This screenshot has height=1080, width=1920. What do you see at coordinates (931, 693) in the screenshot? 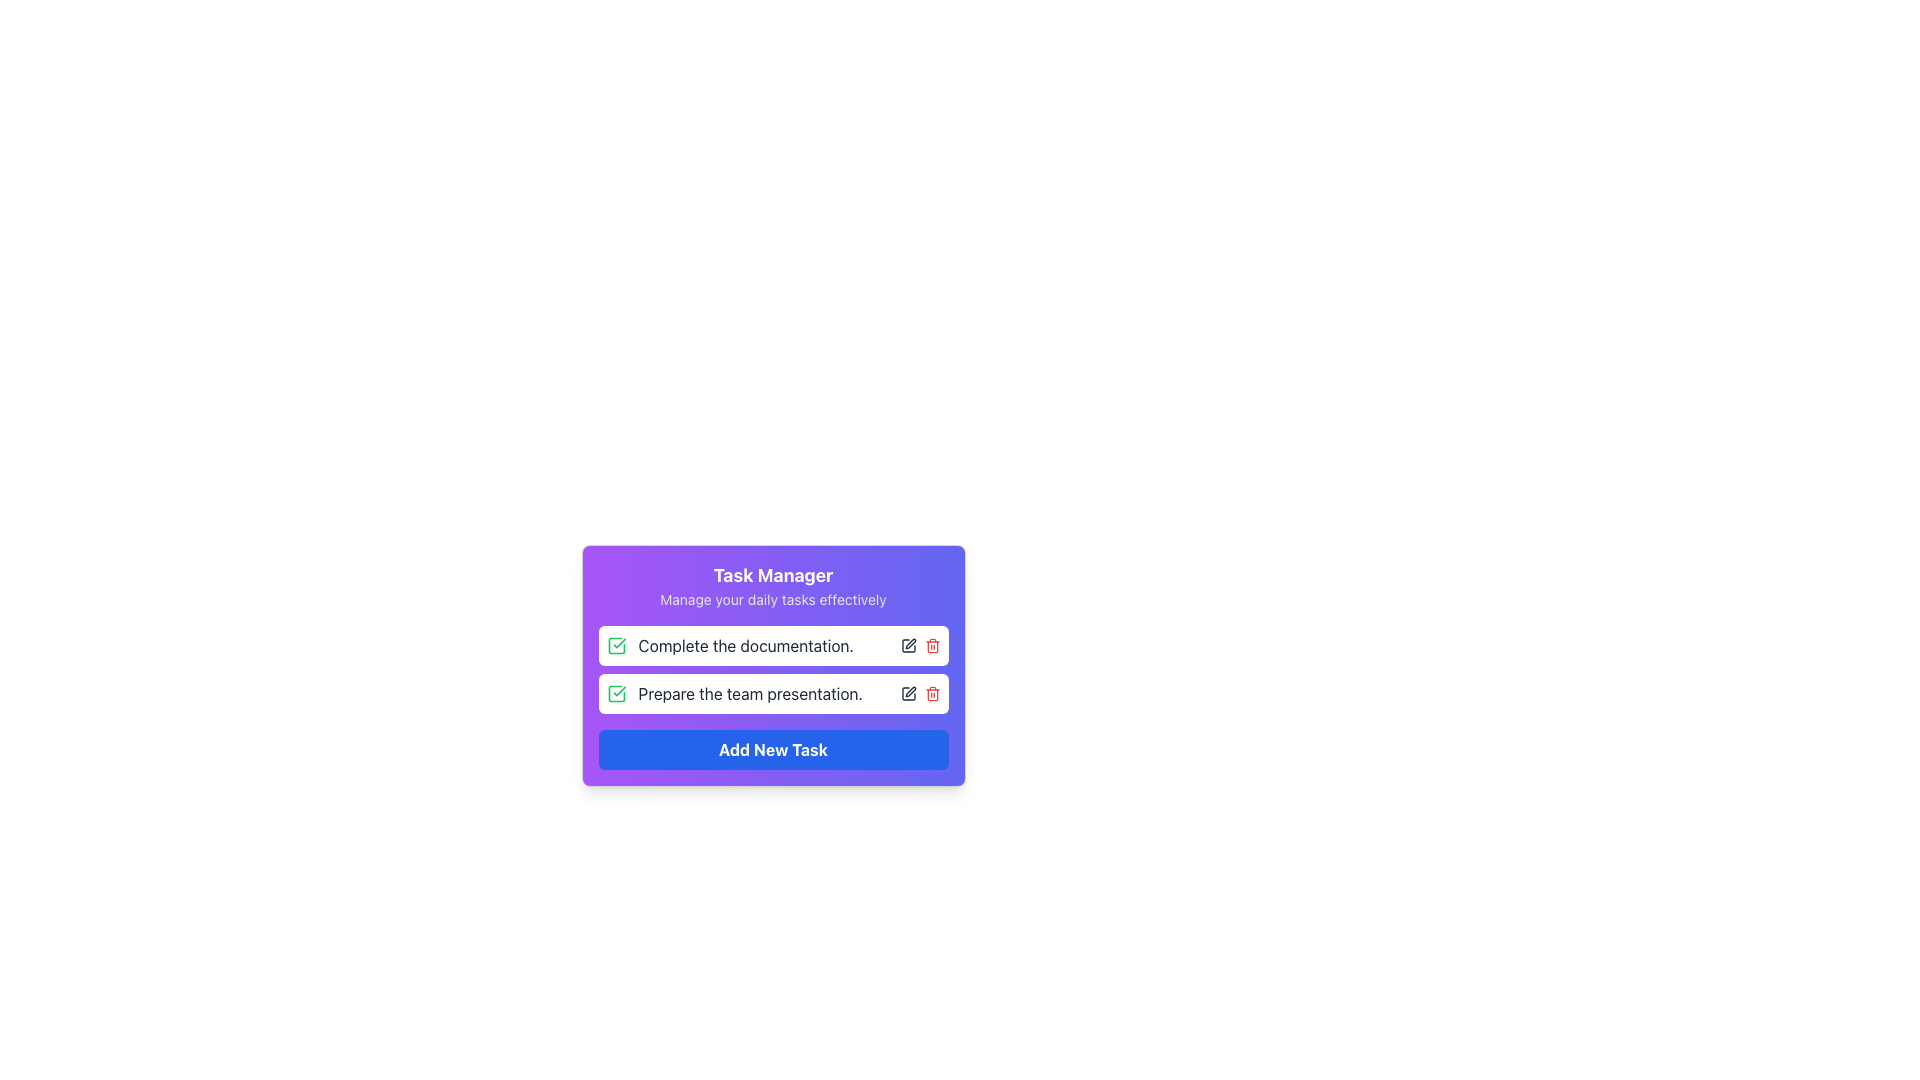
I see `the delete button, which is the second icon in the task actions row, located to the extreme right of the task row, adjacent to the edit icon` at bounding box center [931, 693].